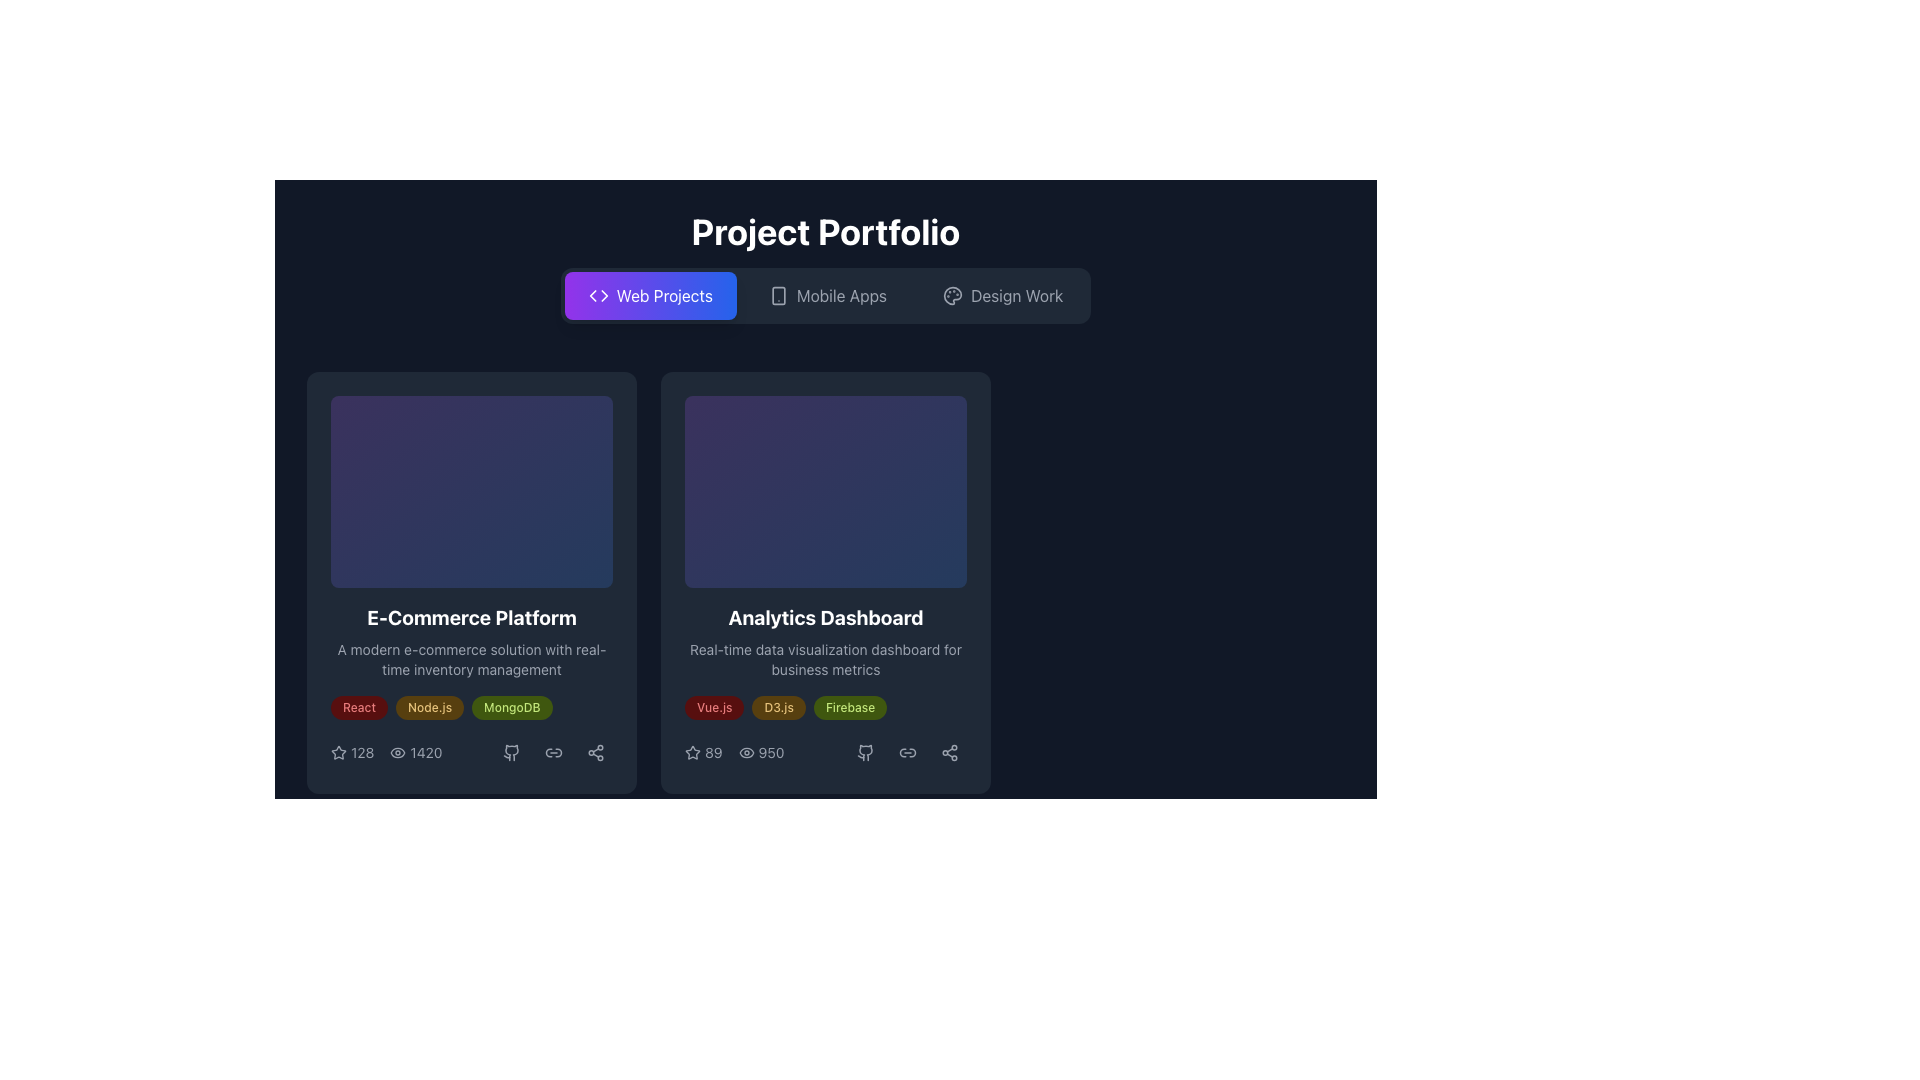 This screenshot has width=1920, height=1080. I want to click on the Interactive navigation menu or filter bar to filter or navigate to the respective set of projects categorized into 'Web Projects', 'Mobile Apps', or 'Design Work', so click(825, 296).